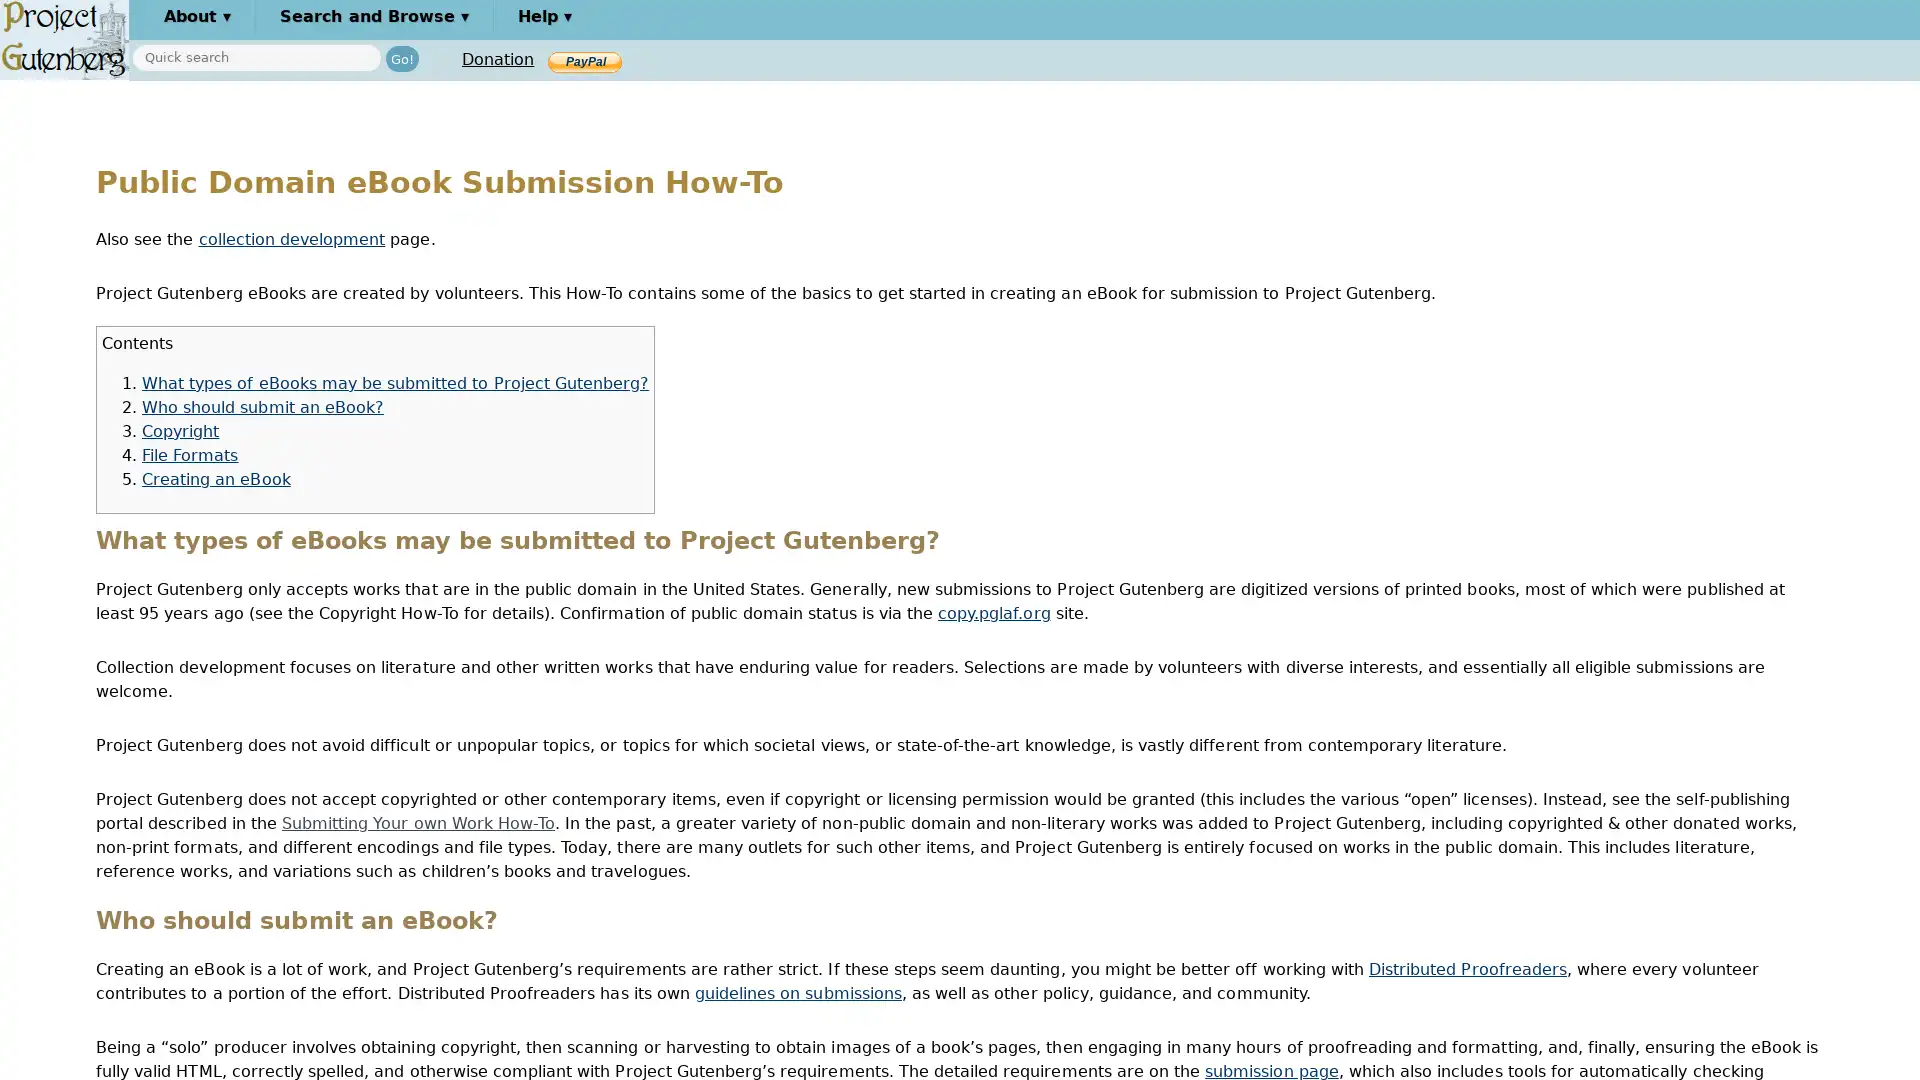 The image size is (1920, 1080). What do you see at coordinates (584, 60) in the screenshot?
I see `Donate via PayPal` at bounding box center [584, 60].